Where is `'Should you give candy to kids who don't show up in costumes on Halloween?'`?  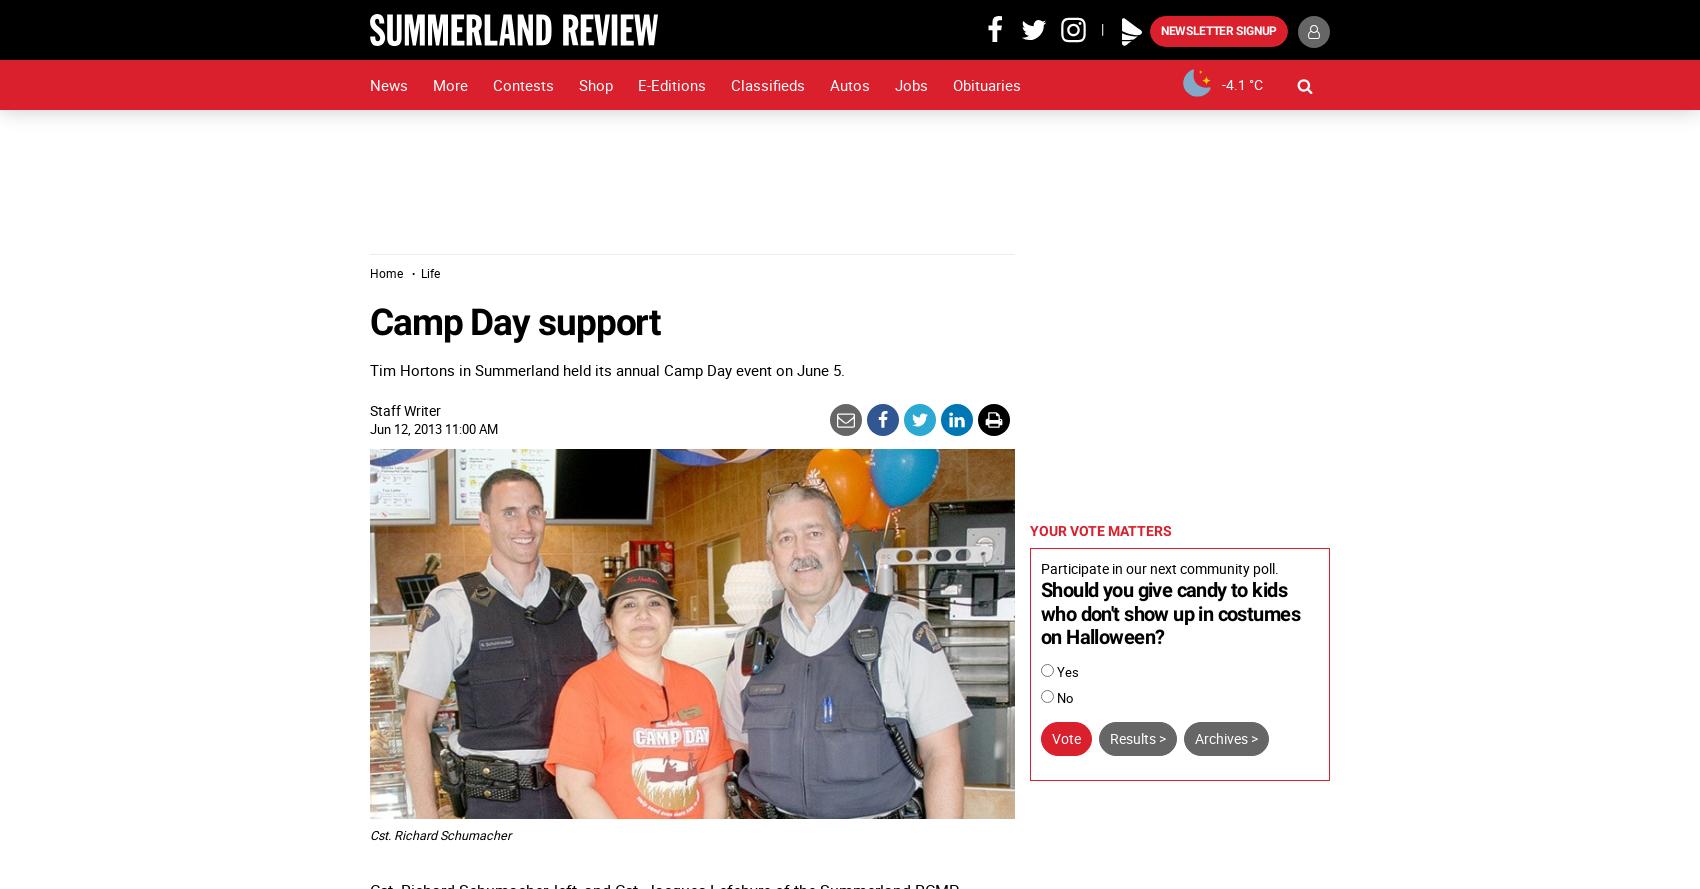 'Should you give candy to kids who don't show up in costumes on Halloween?' is located at coordinates (1169, 613).